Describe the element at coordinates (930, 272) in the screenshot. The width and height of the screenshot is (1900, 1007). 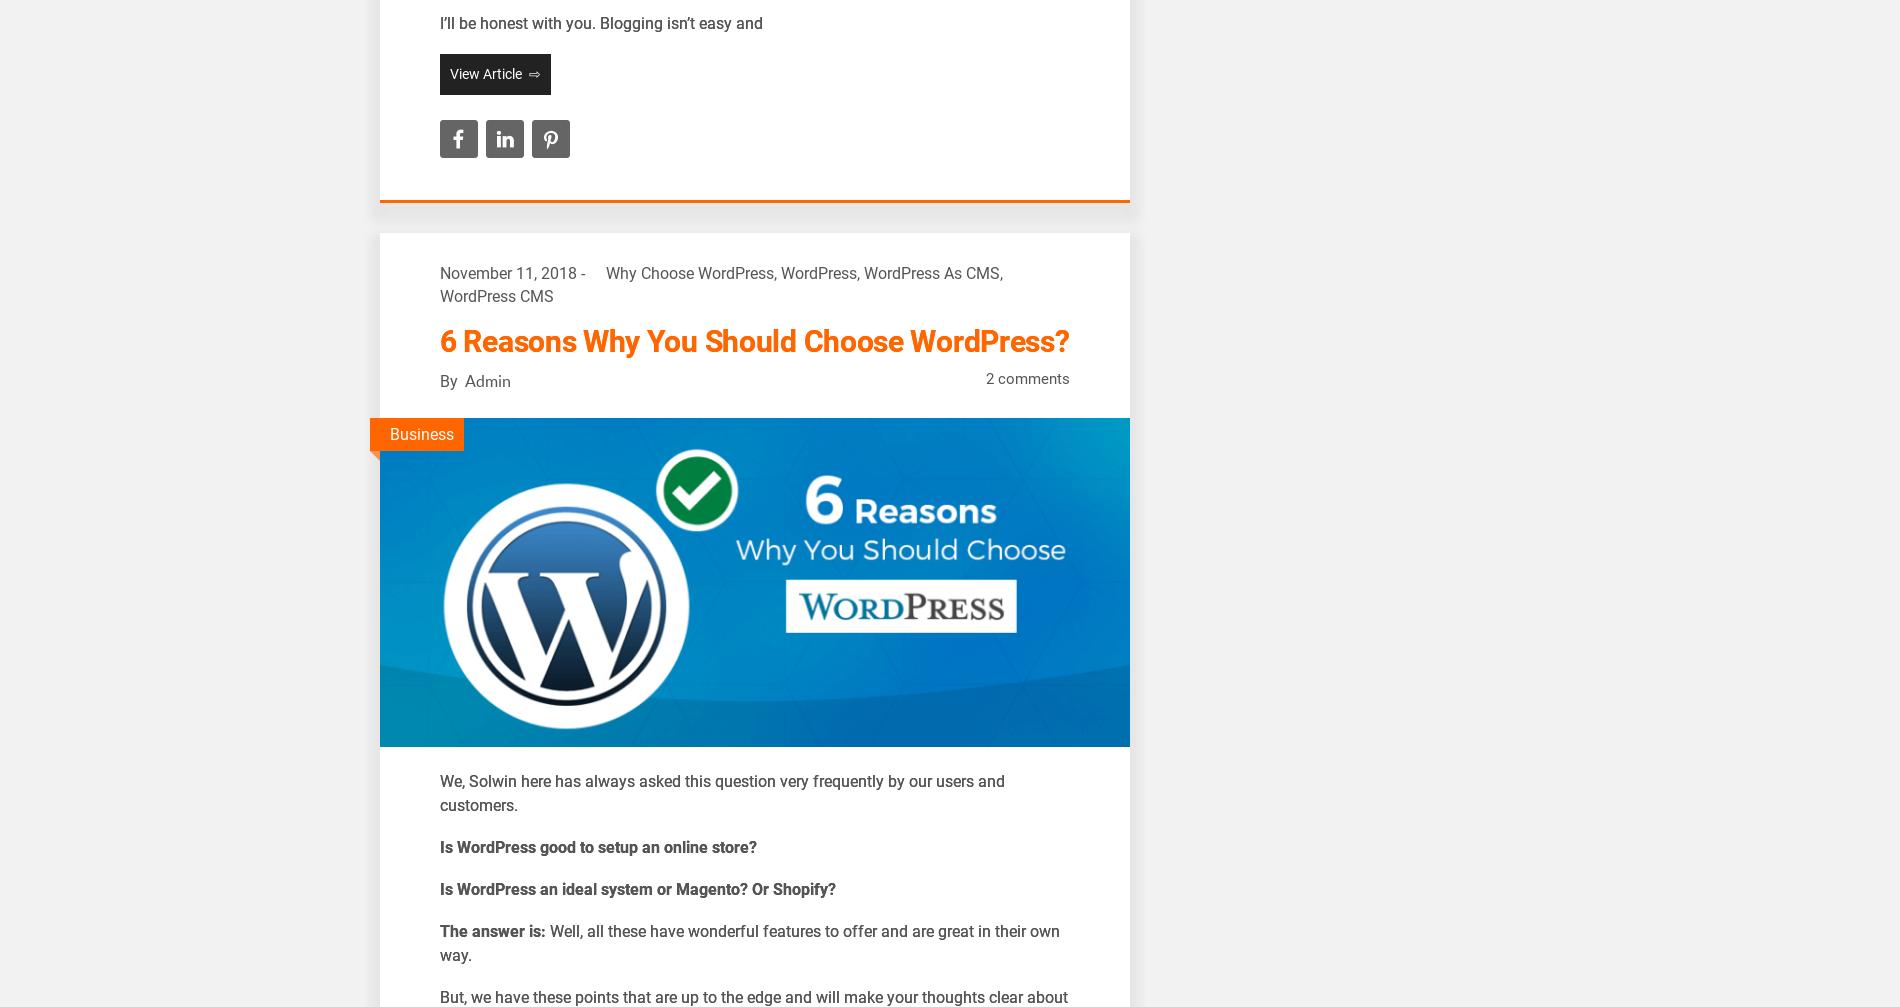
I see `'WordPress As CMS'` at that location.